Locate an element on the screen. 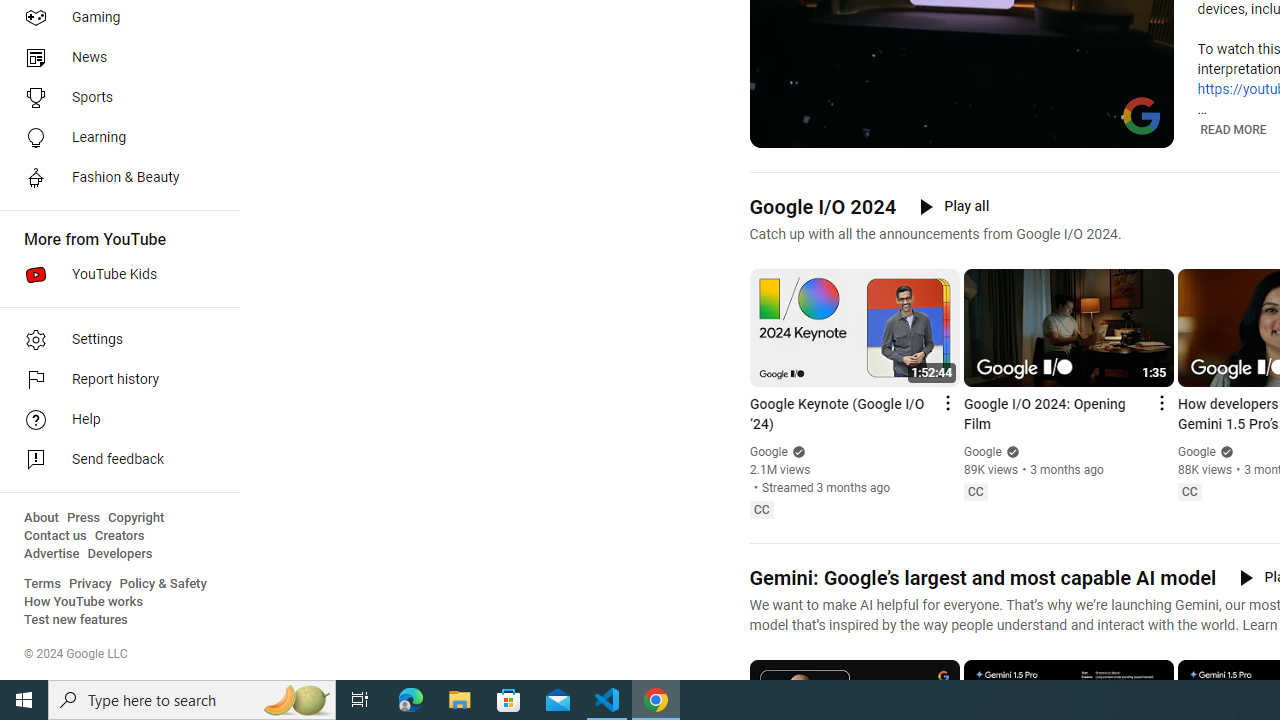 The image size is (1280, 720). 'Press' is located at coordinates (82, 517).